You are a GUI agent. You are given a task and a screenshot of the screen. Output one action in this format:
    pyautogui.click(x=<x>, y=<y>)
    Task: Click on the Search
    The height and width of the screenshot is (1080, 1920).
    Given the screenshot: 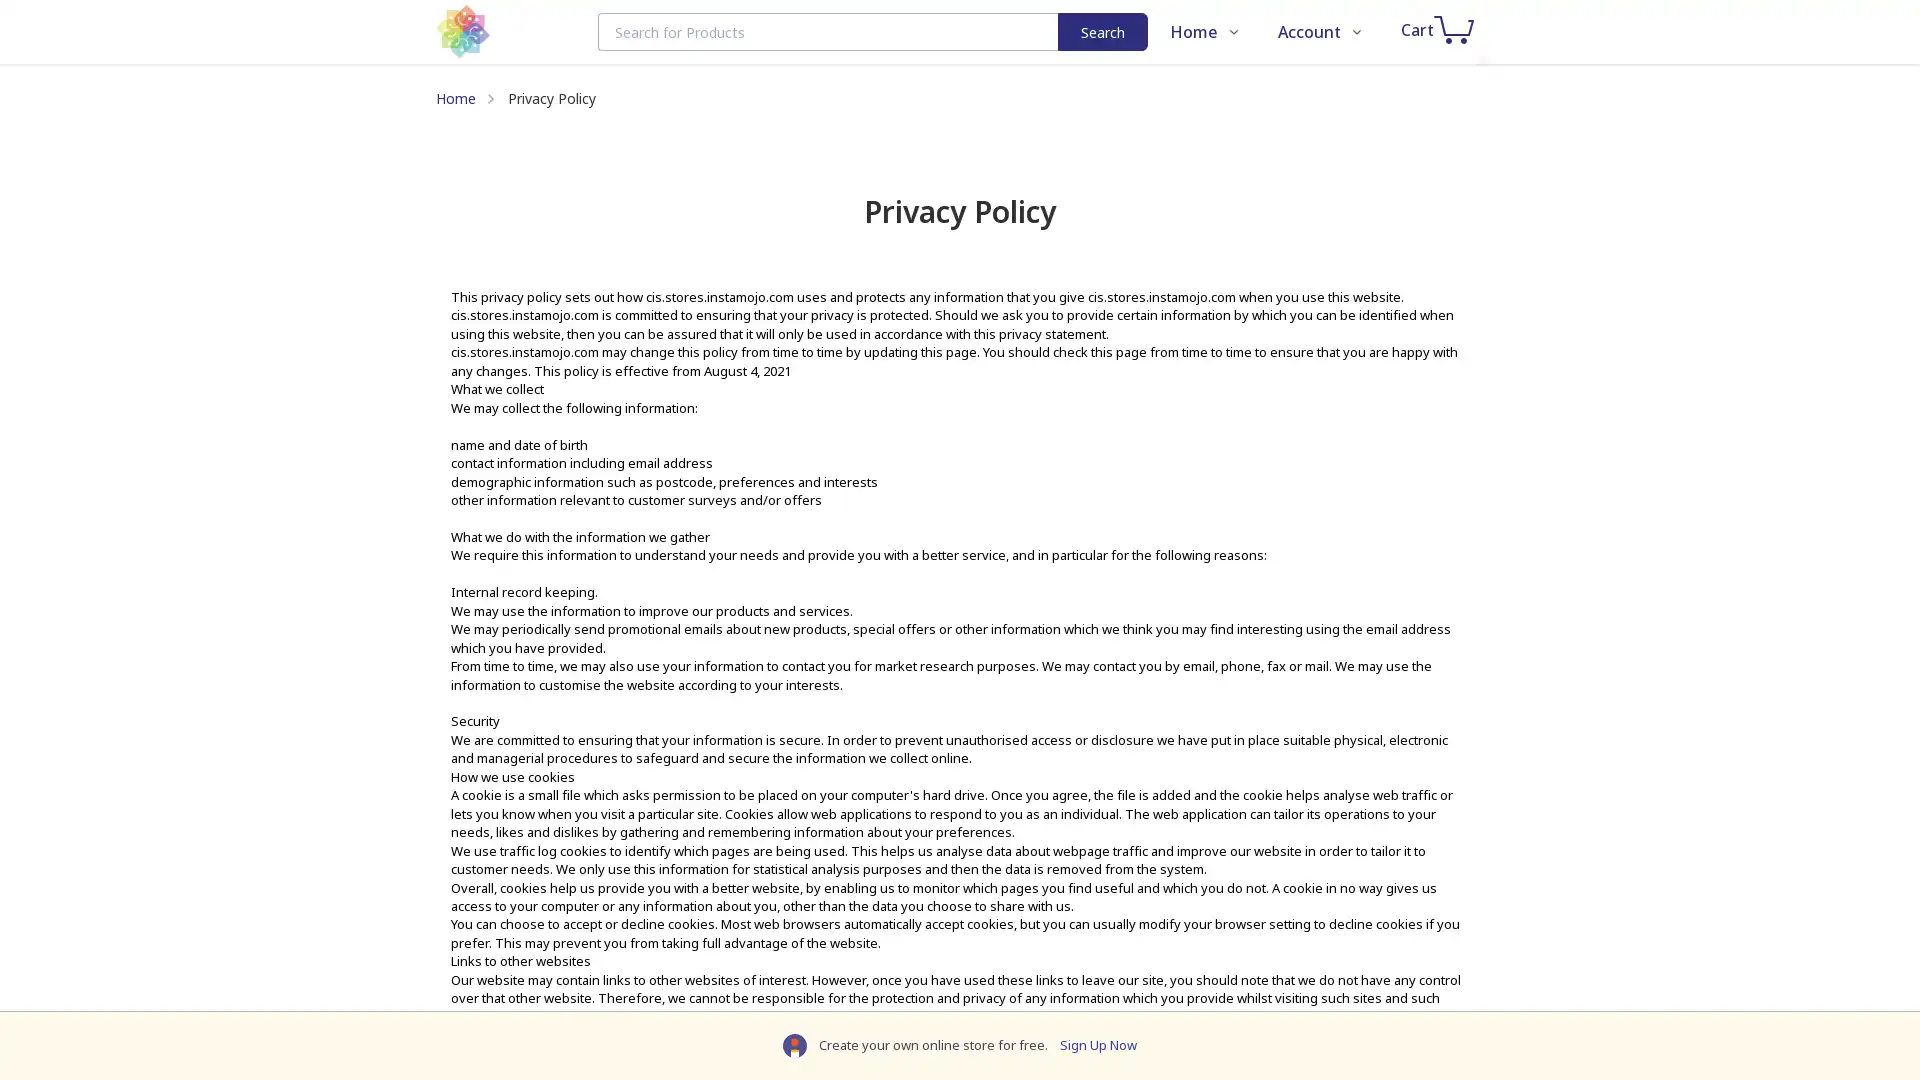 What is the action you would take?
    pyautogui.click(x=1102, y=31)
    